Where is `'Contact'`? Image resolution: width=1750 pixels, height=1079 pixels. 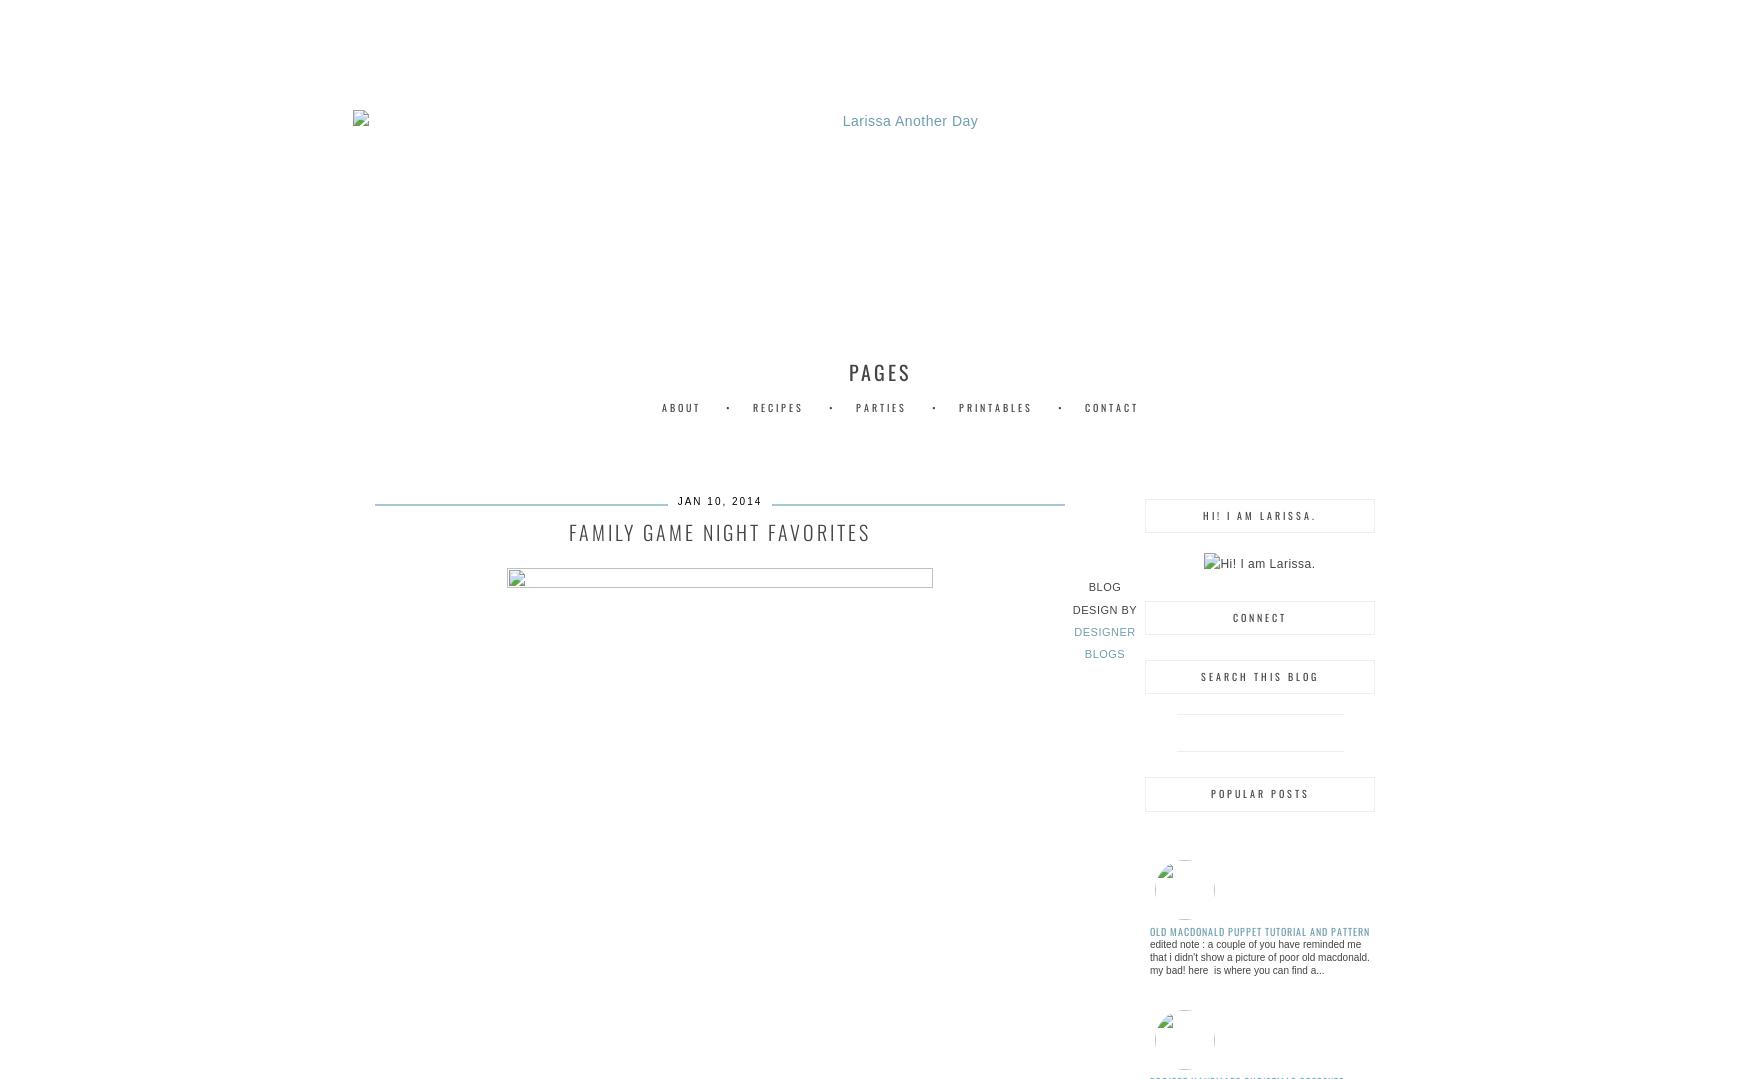 'Contact' is located at coordinates (1111, 406).